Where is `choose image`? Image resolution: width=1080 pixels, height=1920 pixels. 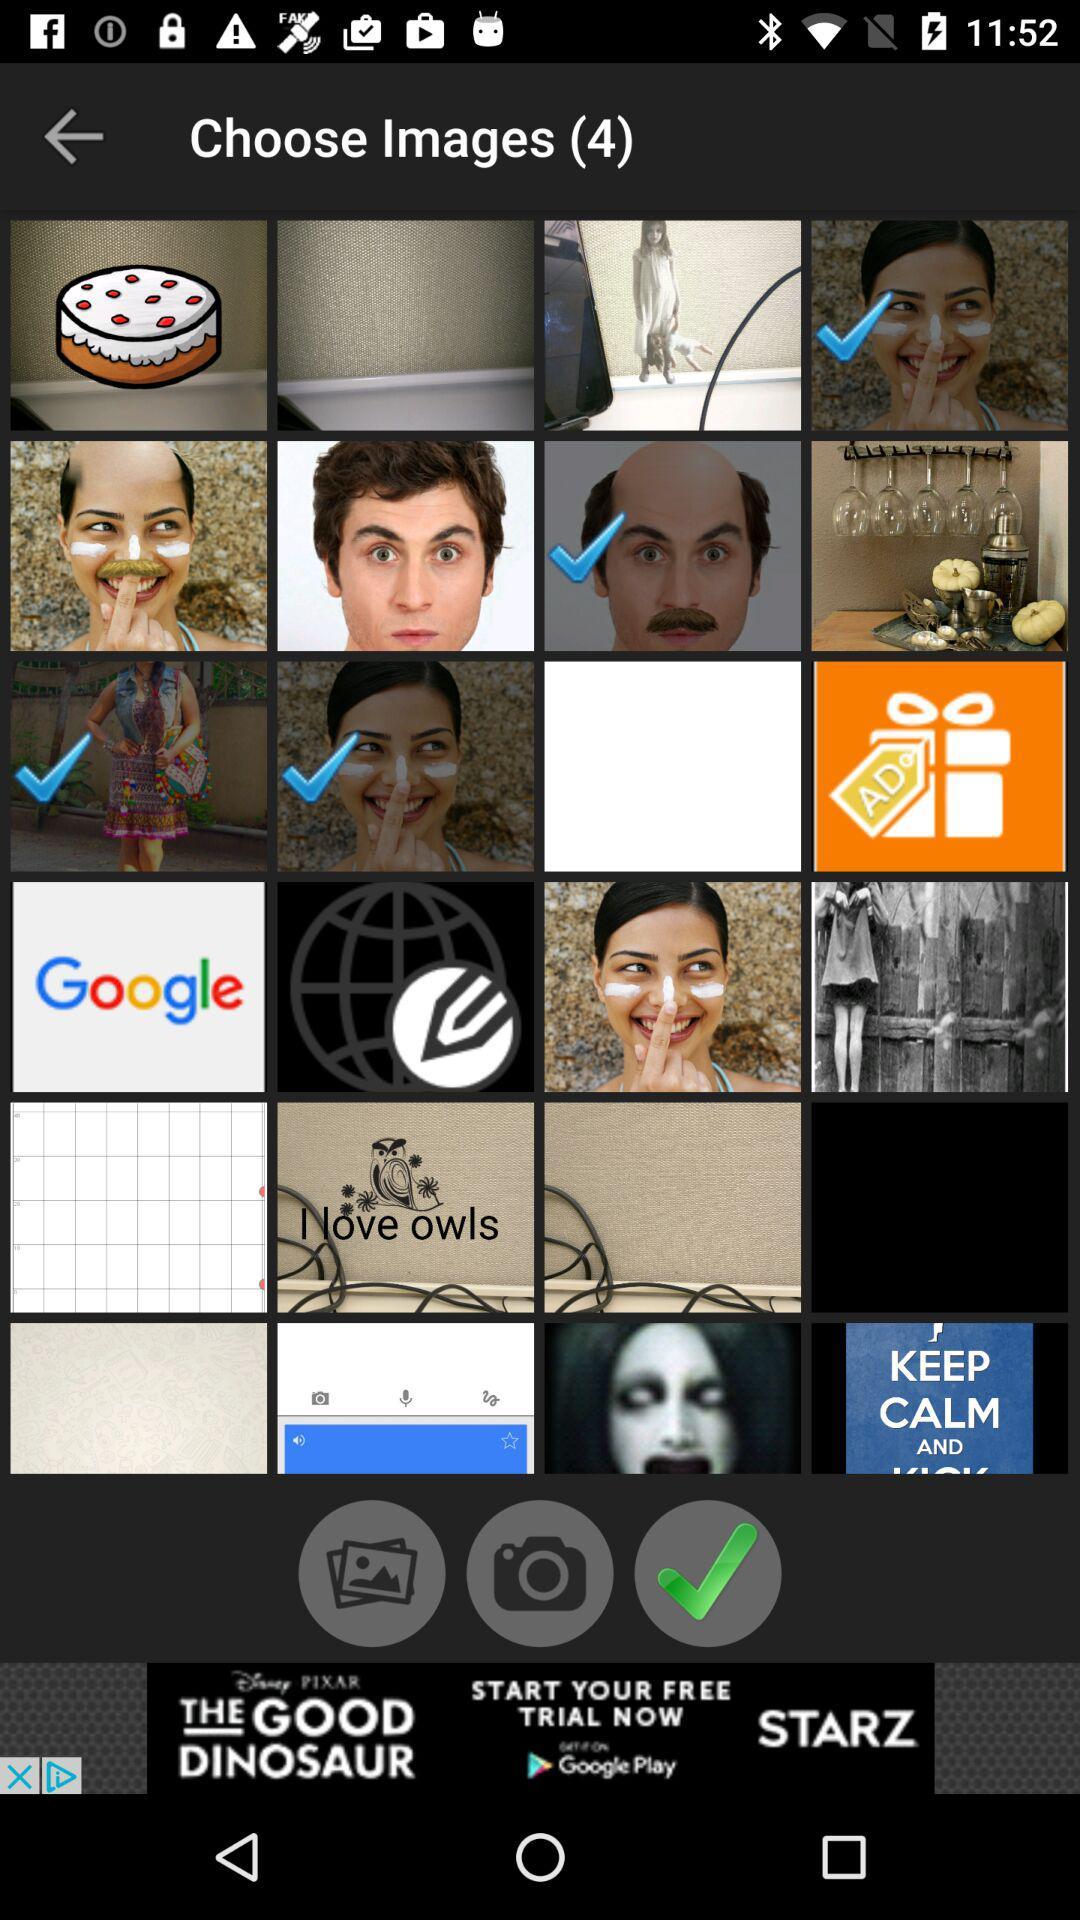 choose image is located at coordinates (672, 987).